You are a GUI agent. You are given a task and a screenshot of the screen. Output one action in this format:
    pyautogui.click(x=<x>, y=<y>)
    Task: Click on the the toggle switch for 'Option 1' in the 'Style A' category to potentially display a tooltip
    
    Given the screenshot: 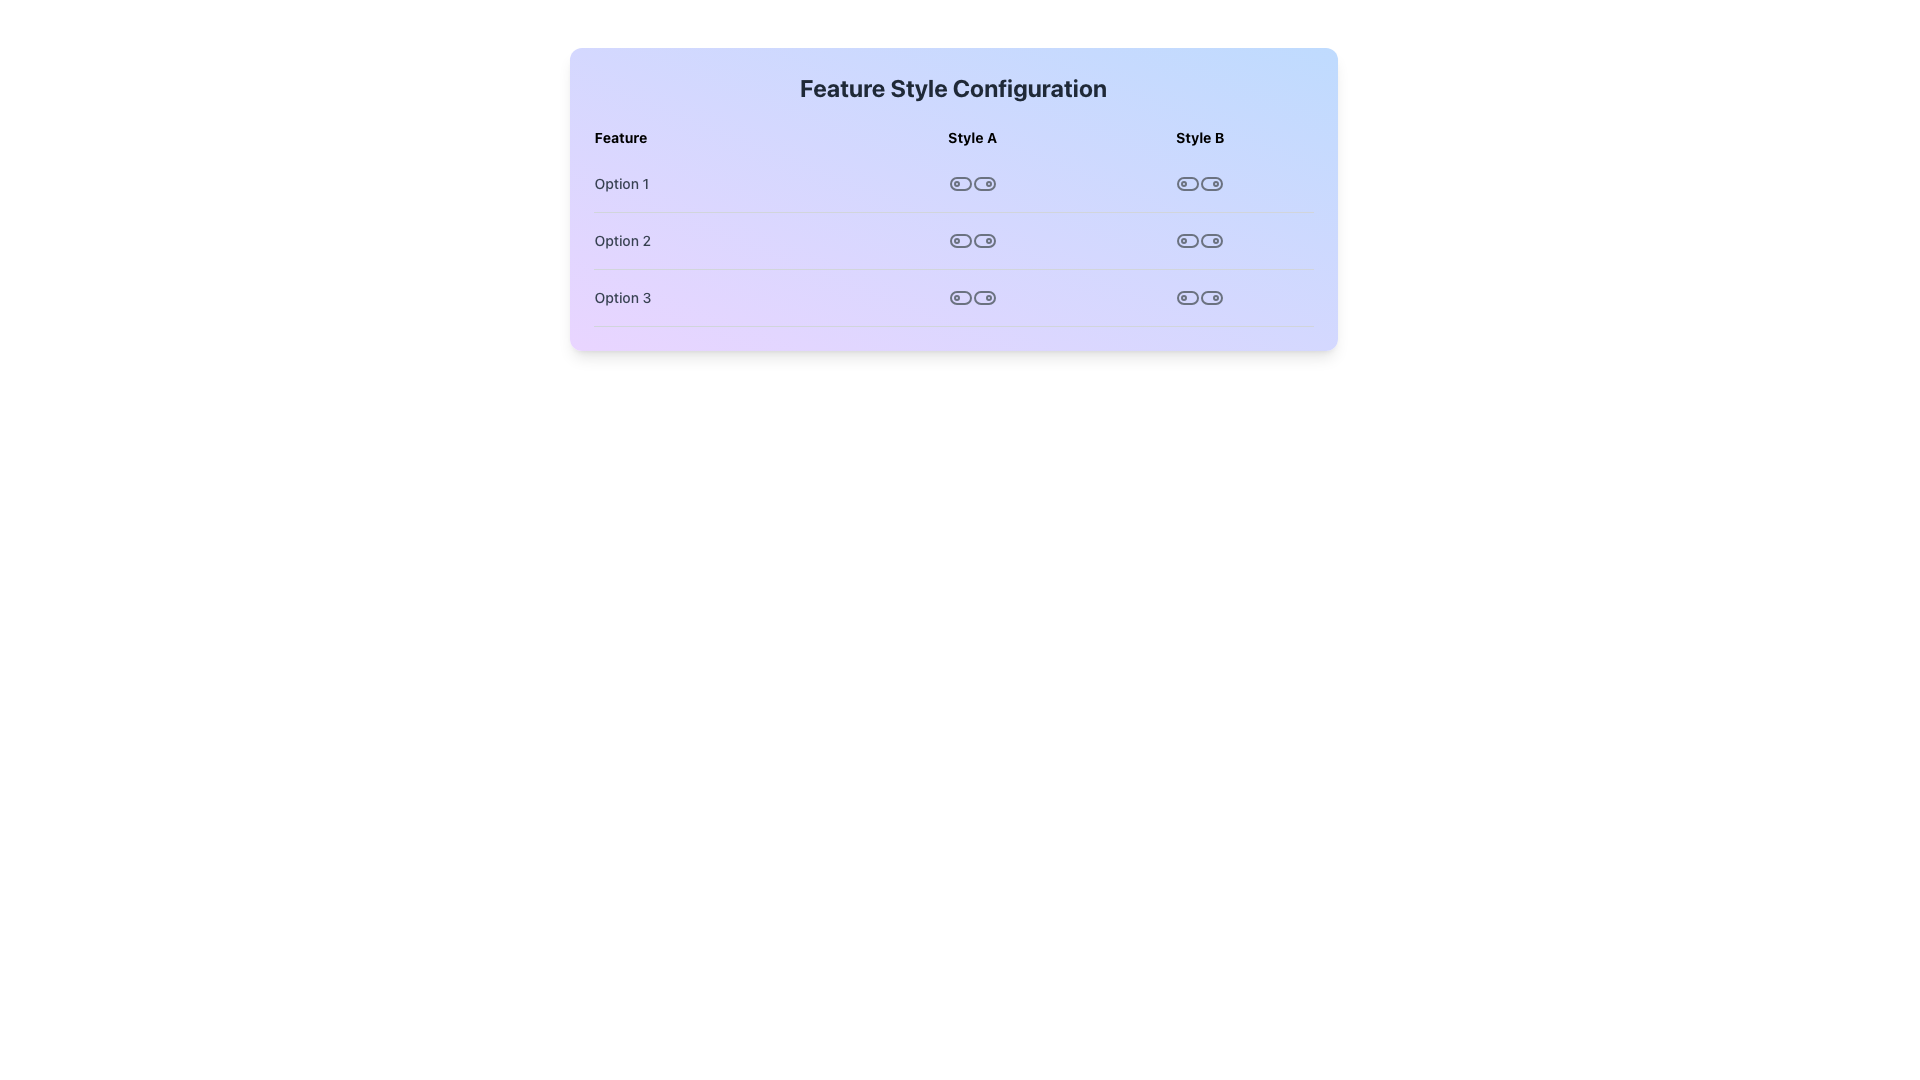 What is the action you would take?
    pyautogui.click(x=984, y=184)
    